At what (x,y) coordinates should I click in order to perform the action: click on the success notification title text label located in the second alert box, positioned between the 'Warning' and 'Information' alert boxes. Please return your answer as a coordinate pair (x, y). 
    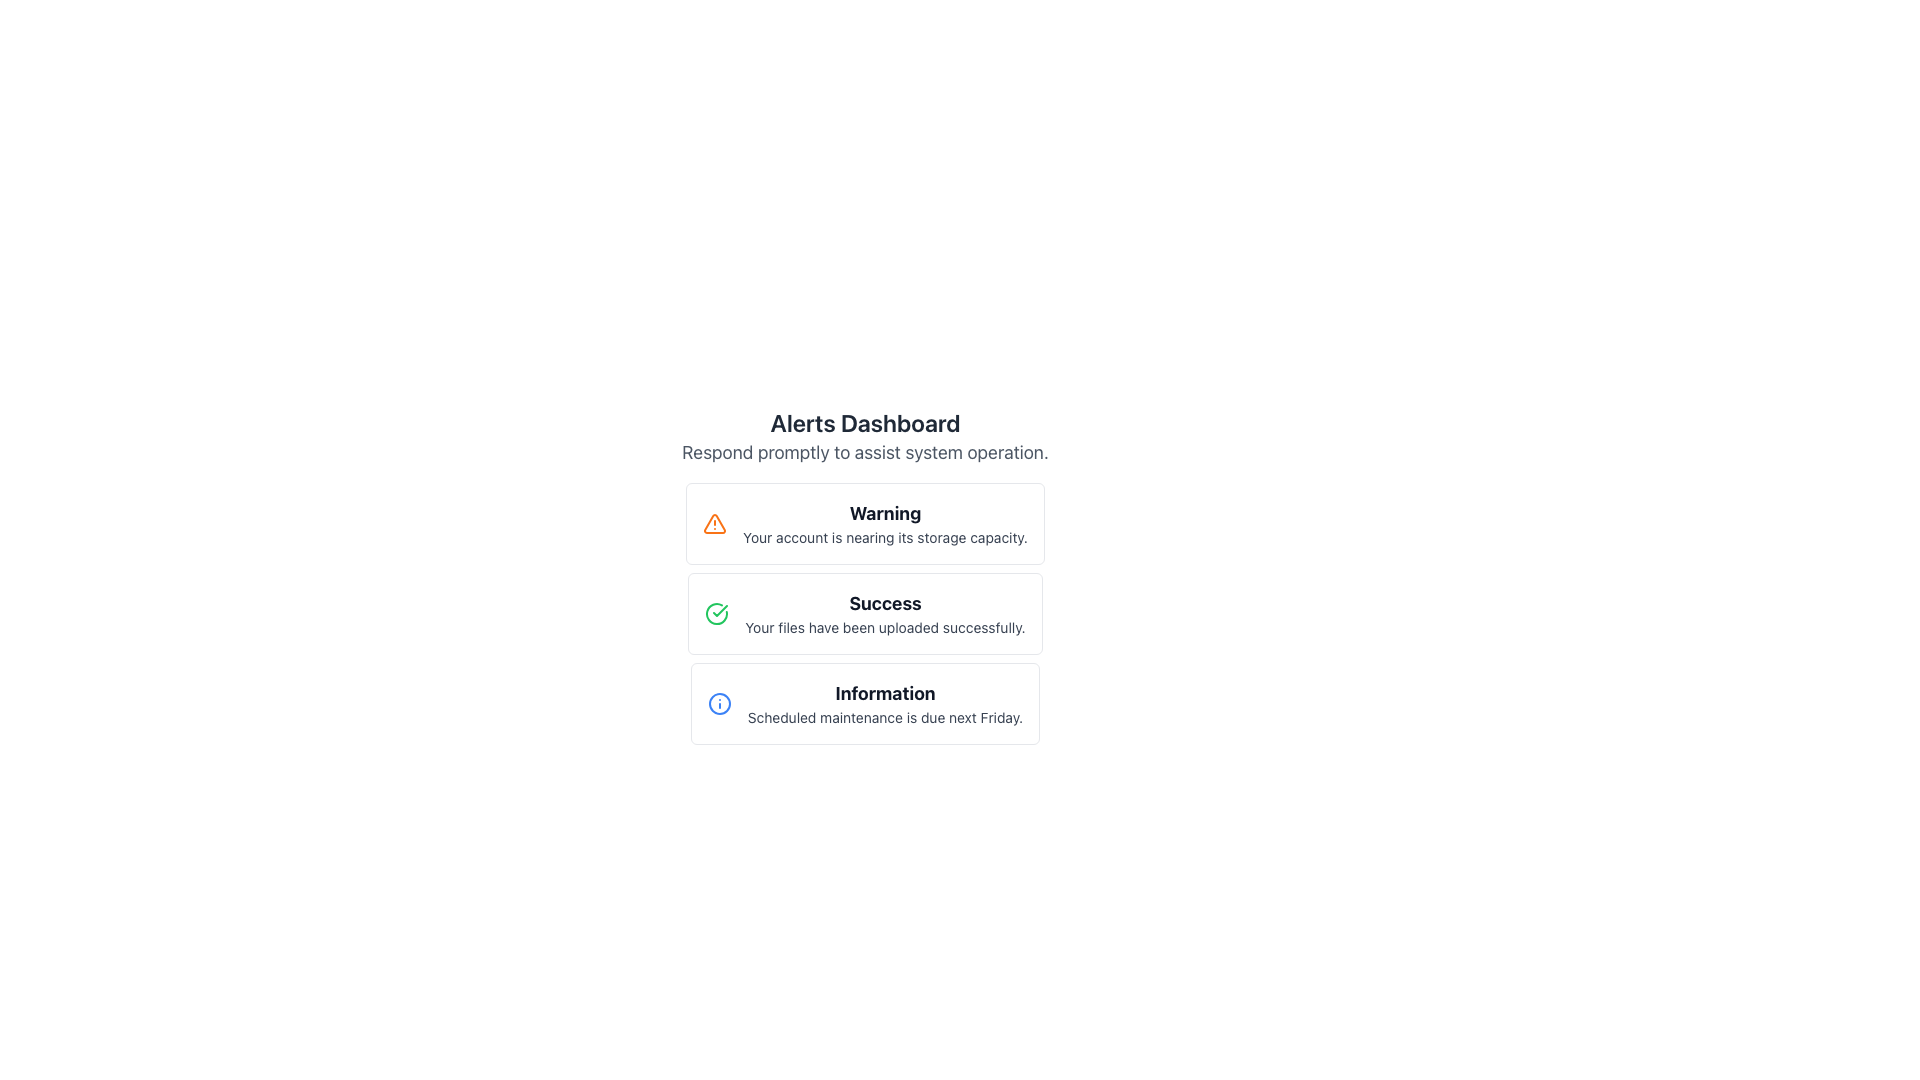
    Looking at the image, I should click on (884, 603).